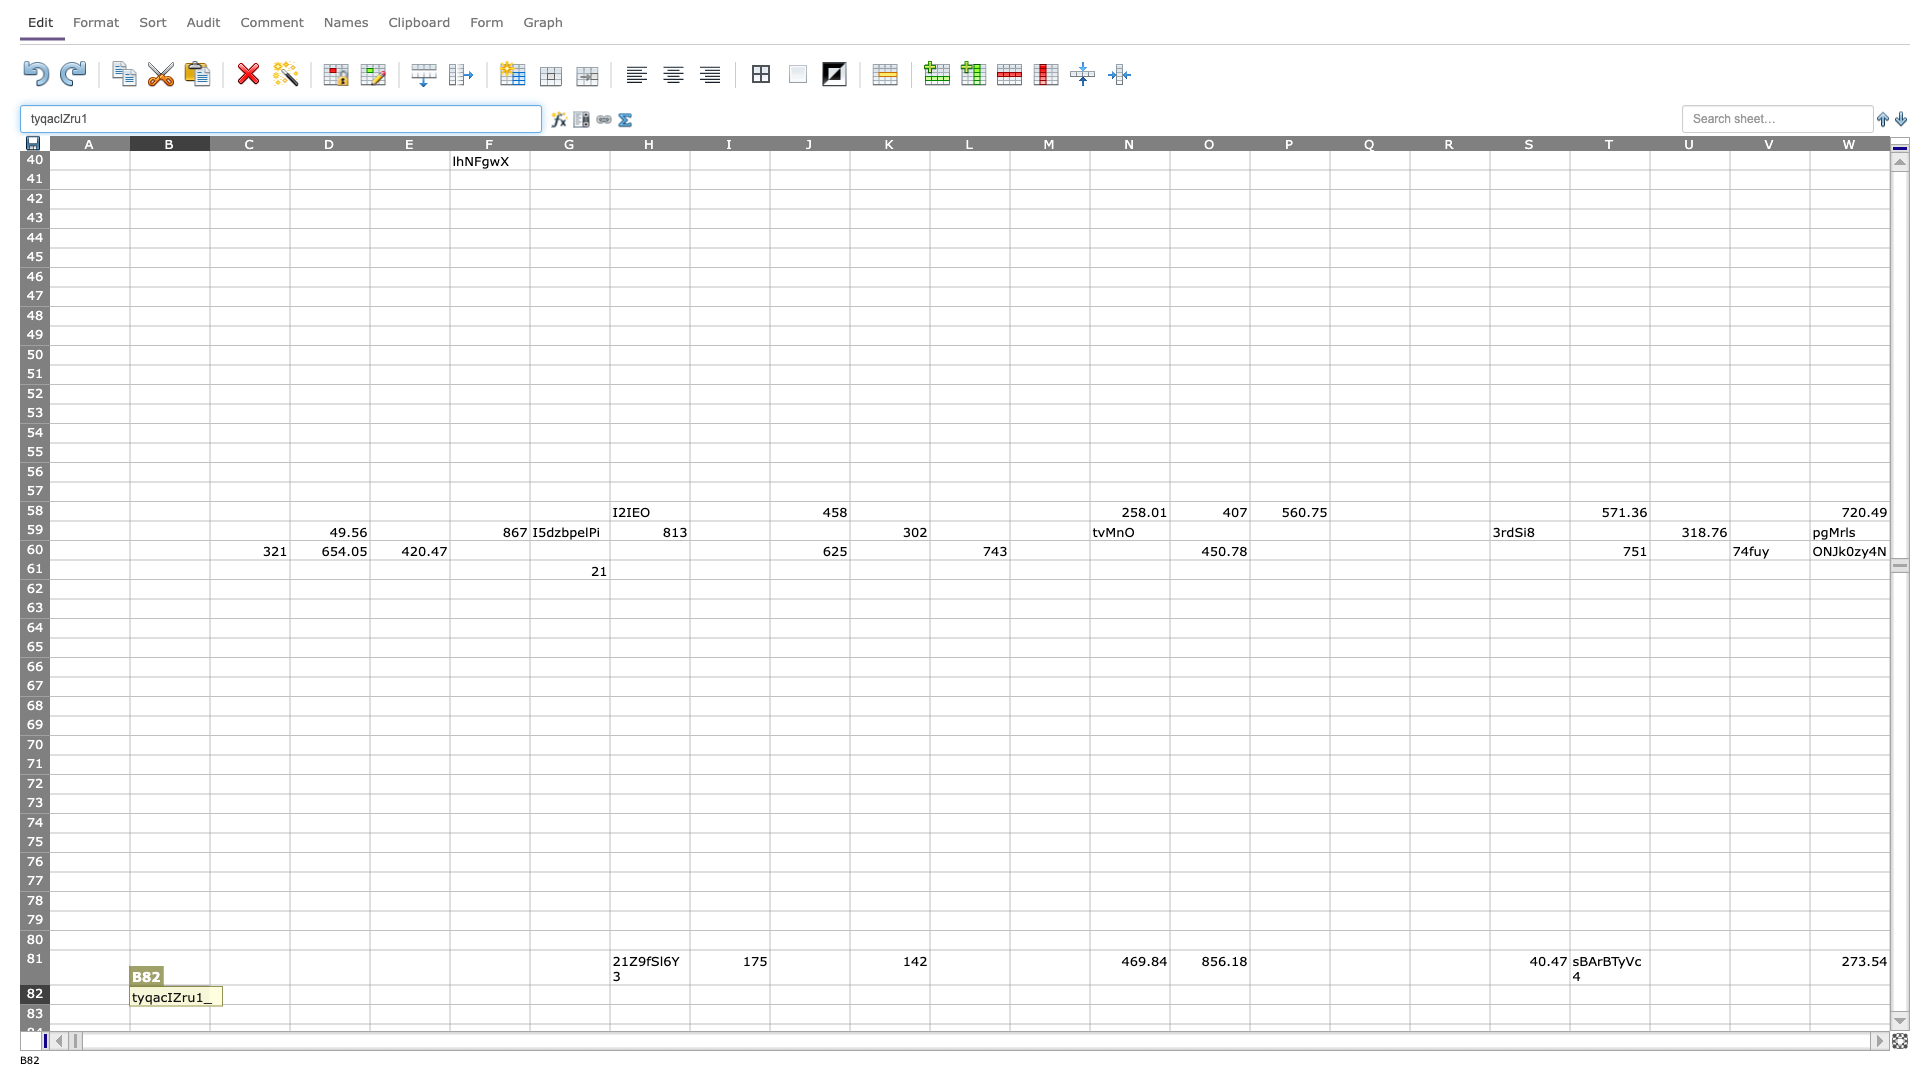 The height and width of the screenshot is (1080, 1920). I want to click on right border at column E row 82, so click(449, 994).